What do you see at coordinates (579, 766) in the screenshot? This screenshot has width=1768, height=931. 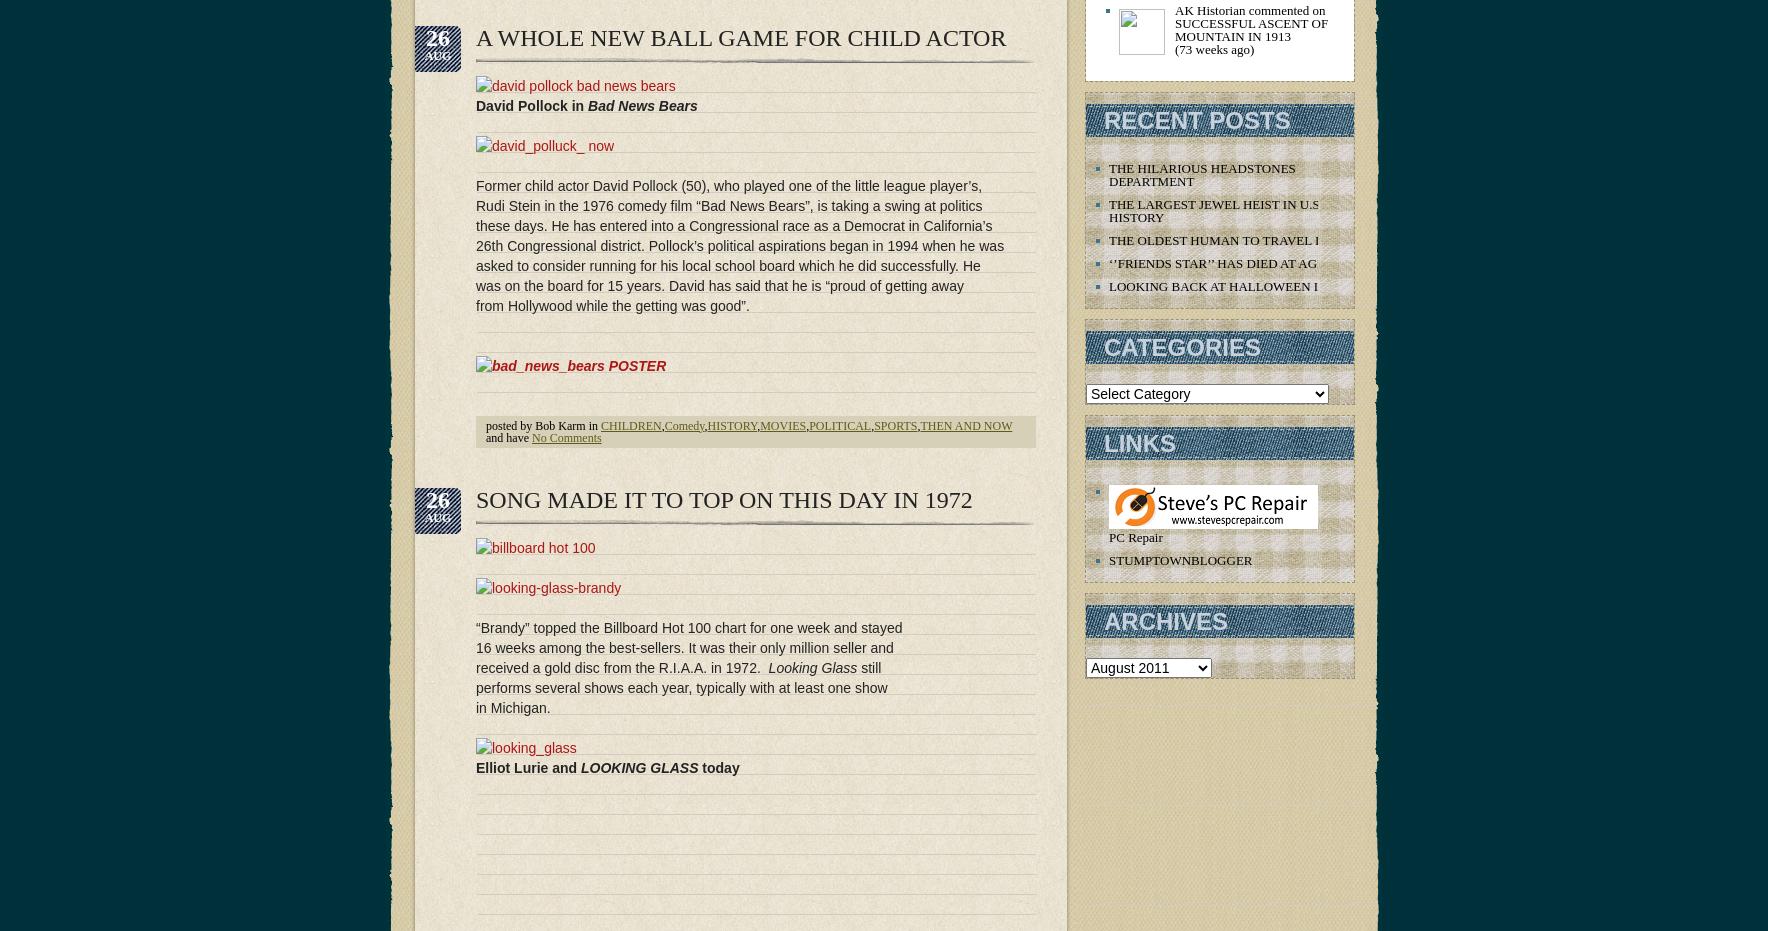 I see `'LOOKING GLASS'` at bounding box center [579, 766].